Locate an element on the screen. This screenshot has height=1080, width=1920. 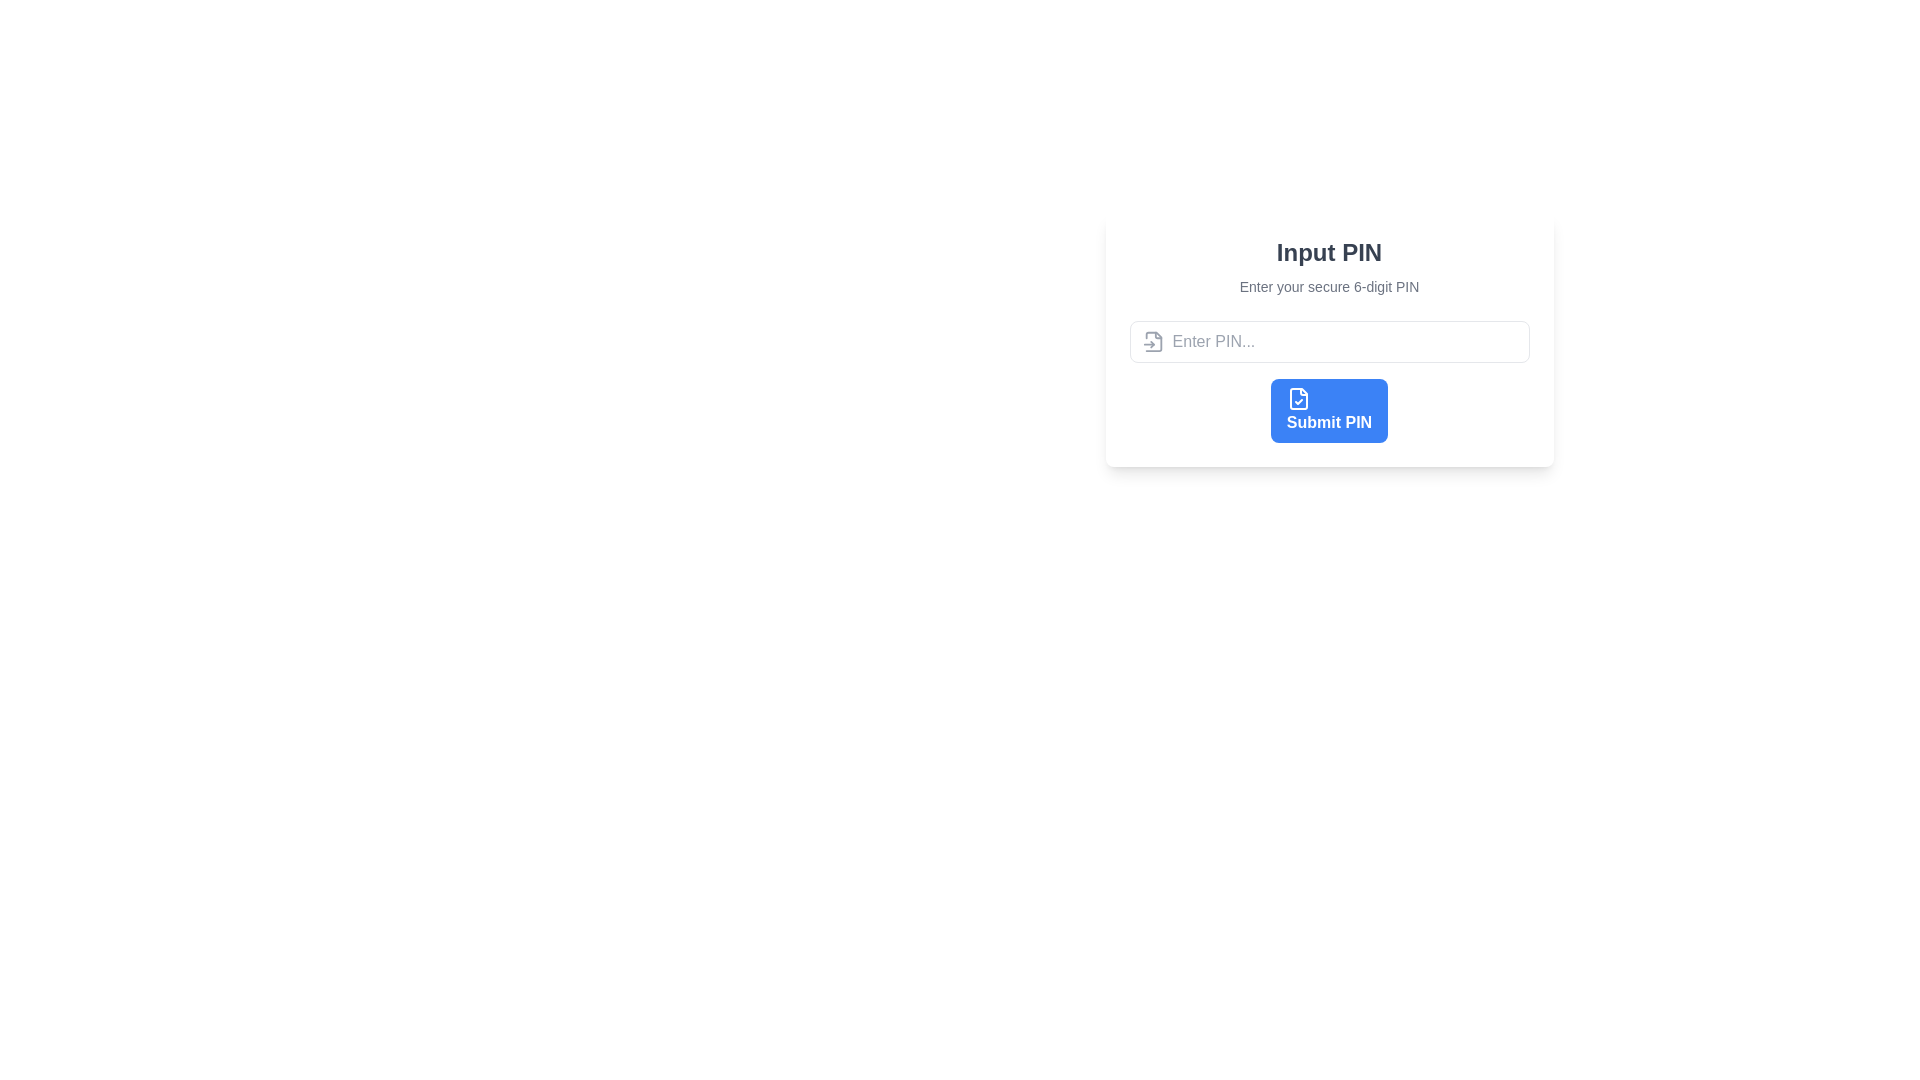
the text label that instructs users to 'Enter your secure 6-digit PIN', which is located directly below the 'Input PIN' header is located at coordinates (1329, 286).